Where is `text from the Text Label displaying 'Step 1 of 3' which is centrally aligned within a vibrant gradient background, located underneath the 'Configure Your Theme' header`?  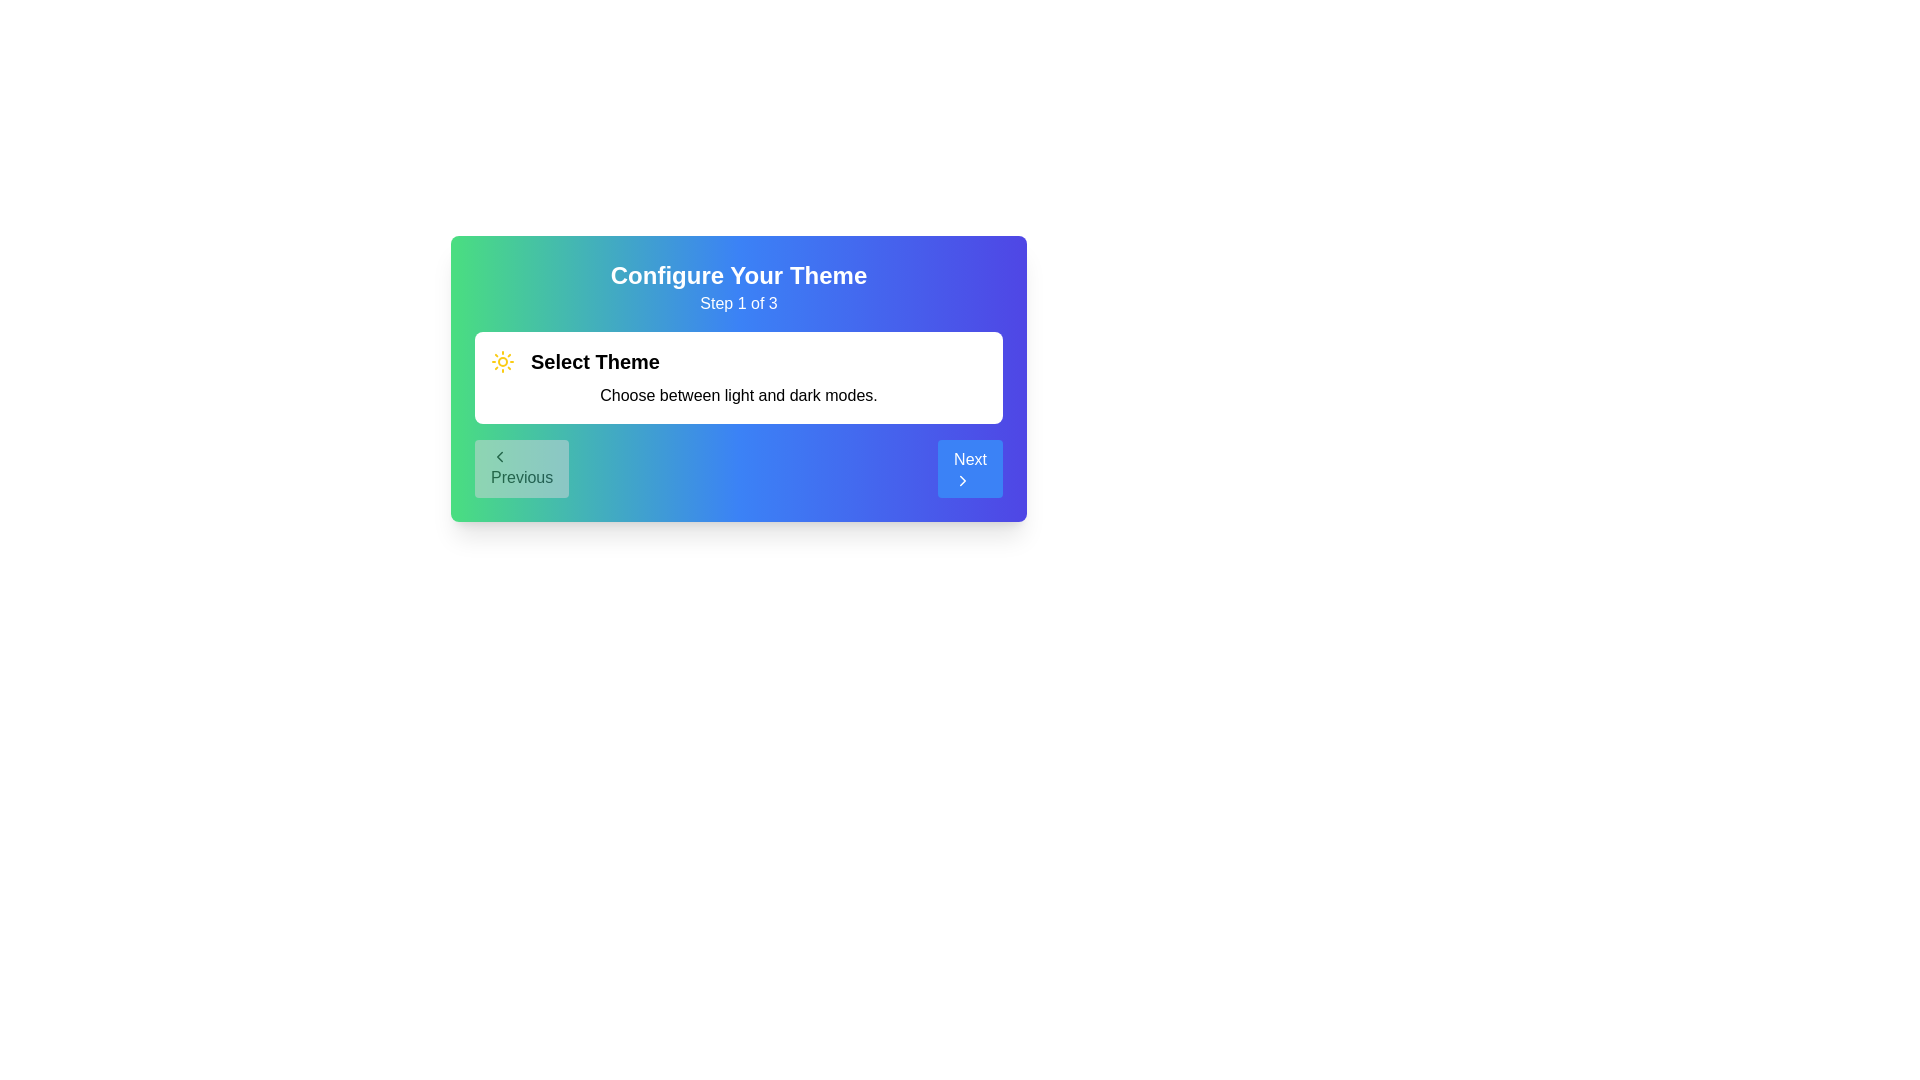
text from the Text Label displaying 'Step 1 of 3' which is centrally aligned within a vibrant gradient background, located underneath the 'Configure Your Theme' header is located at coordinates (738, 304).